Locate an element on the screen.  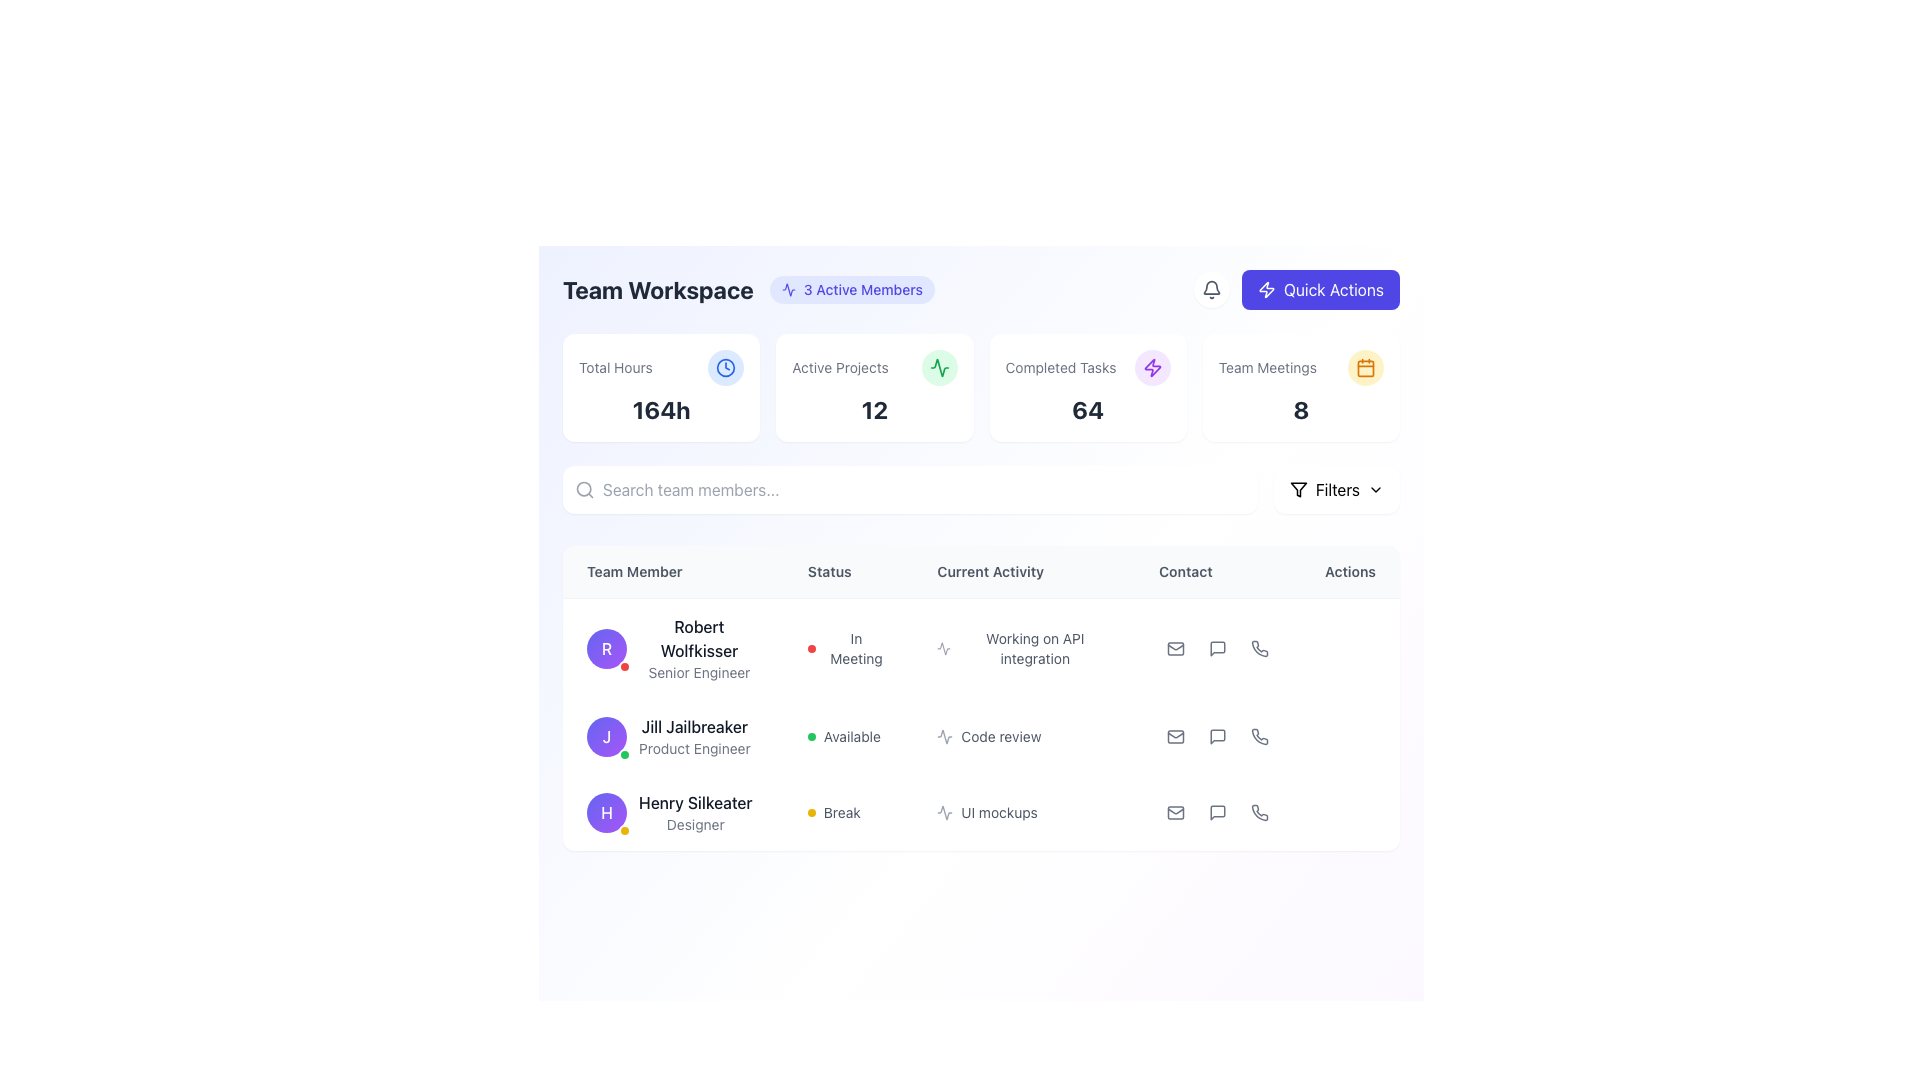
text displayed in the 'Current Activity' column for the team member 'Robert Wolfkisser' is located at coordinates (1024, 648).